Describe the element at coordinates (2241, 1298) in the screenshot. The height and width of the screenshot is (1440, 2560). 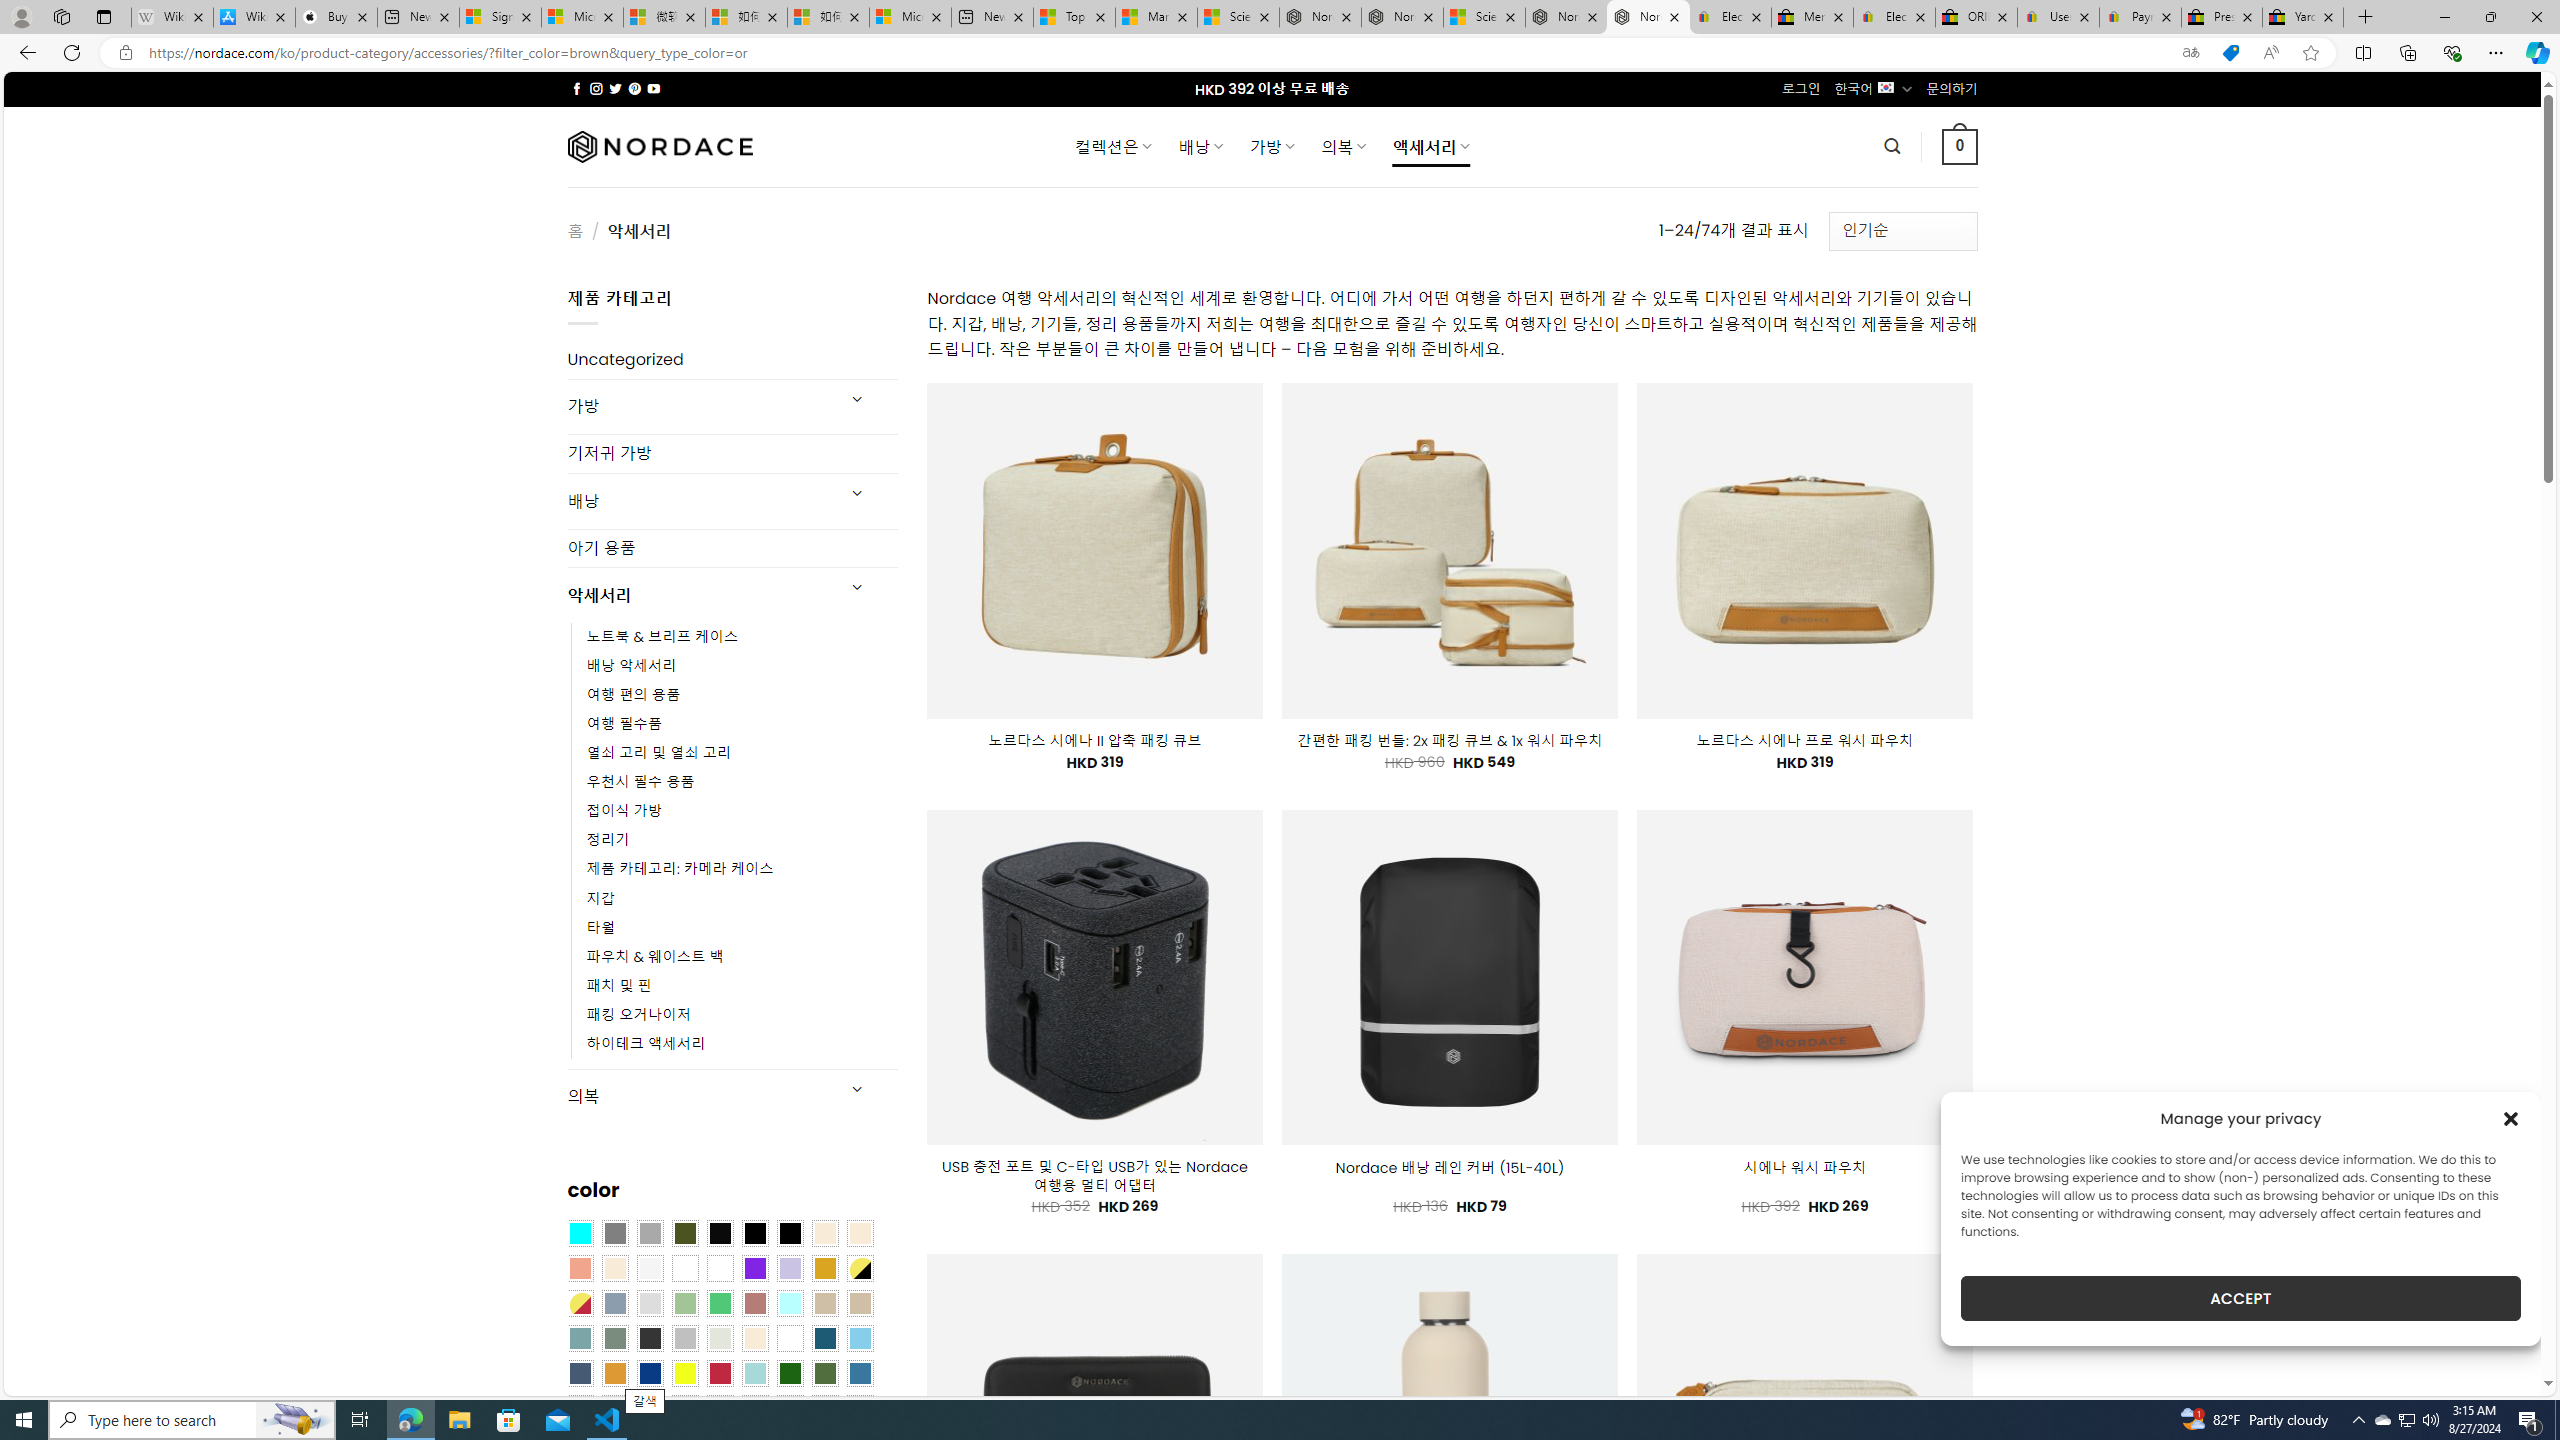
I see `'ACCEPT'` at that location.